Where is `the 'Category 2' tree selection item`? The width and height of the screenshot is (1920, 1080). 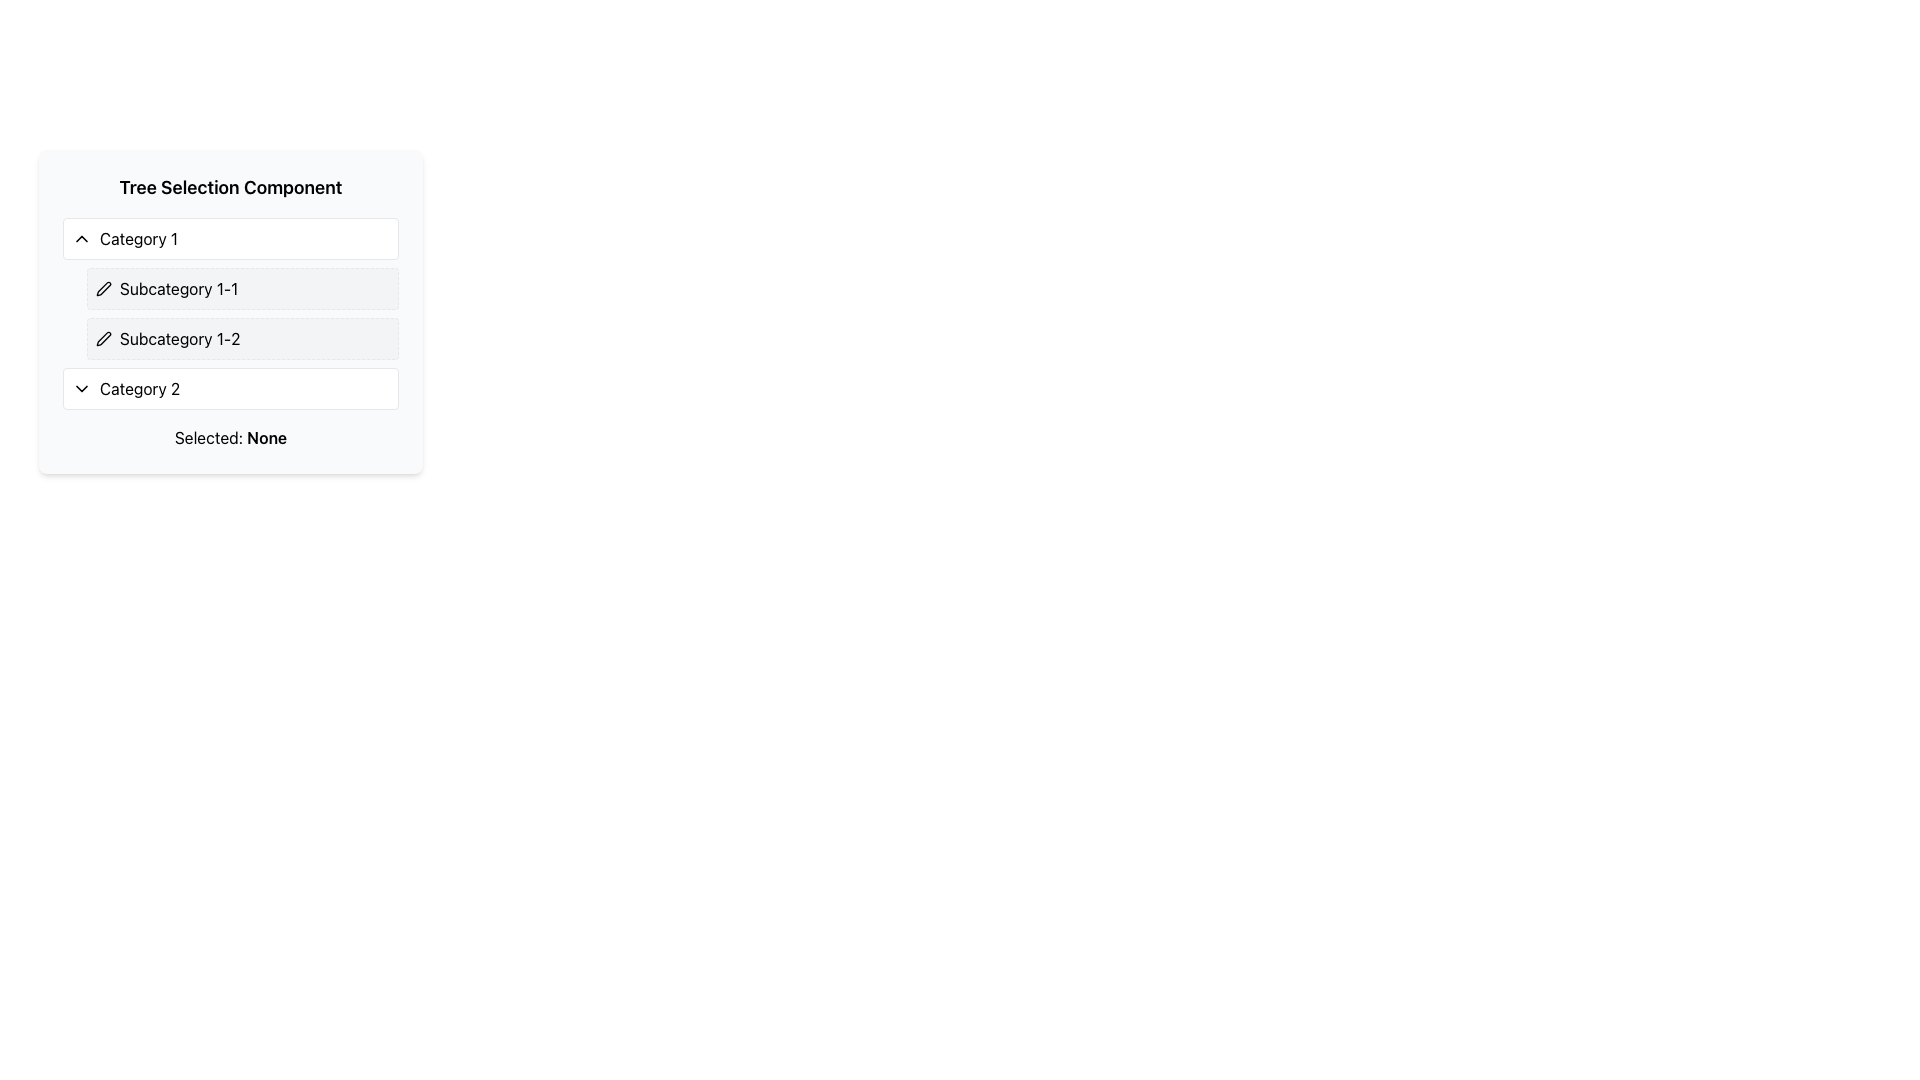
the 'Category 2' tree selection item is located at coordinates (230, 389).